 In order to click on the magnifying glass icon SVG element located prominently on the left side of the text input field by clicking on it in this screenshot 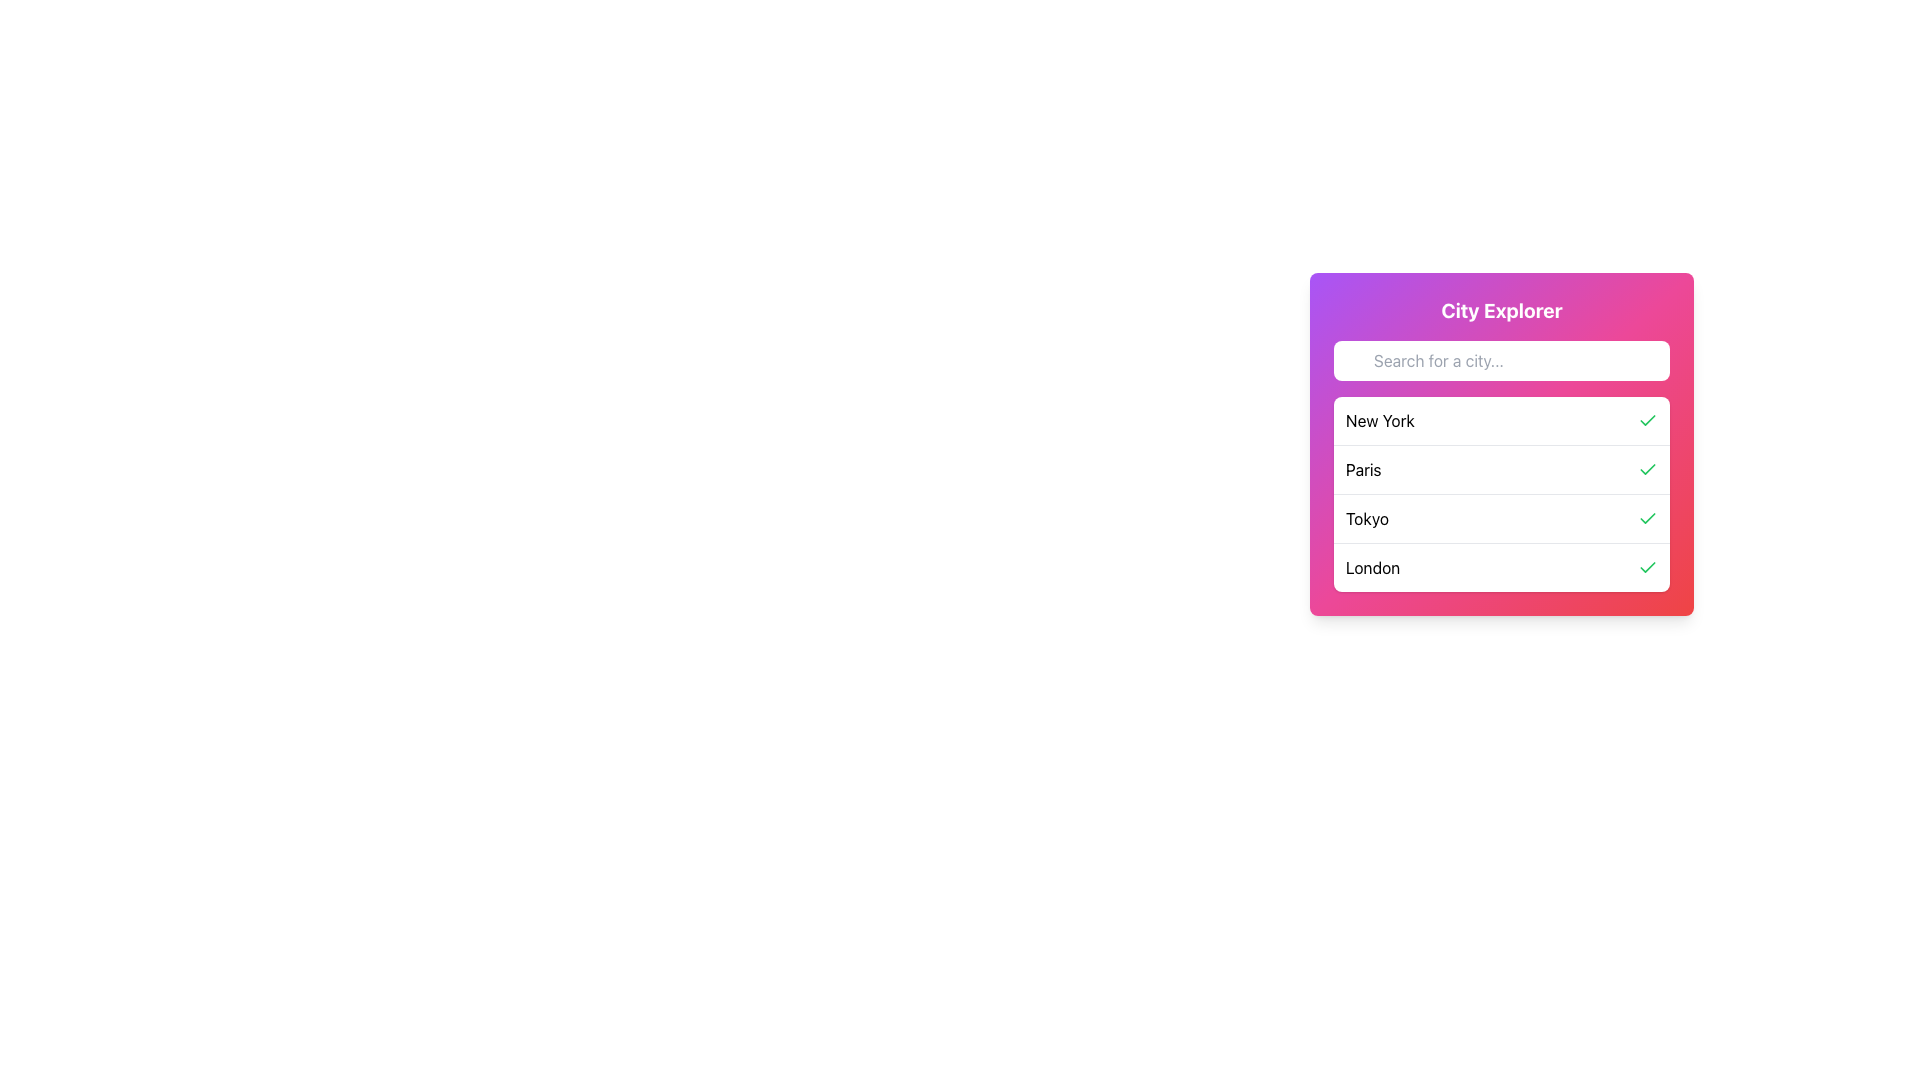, I will do `click(1358, 365)`.